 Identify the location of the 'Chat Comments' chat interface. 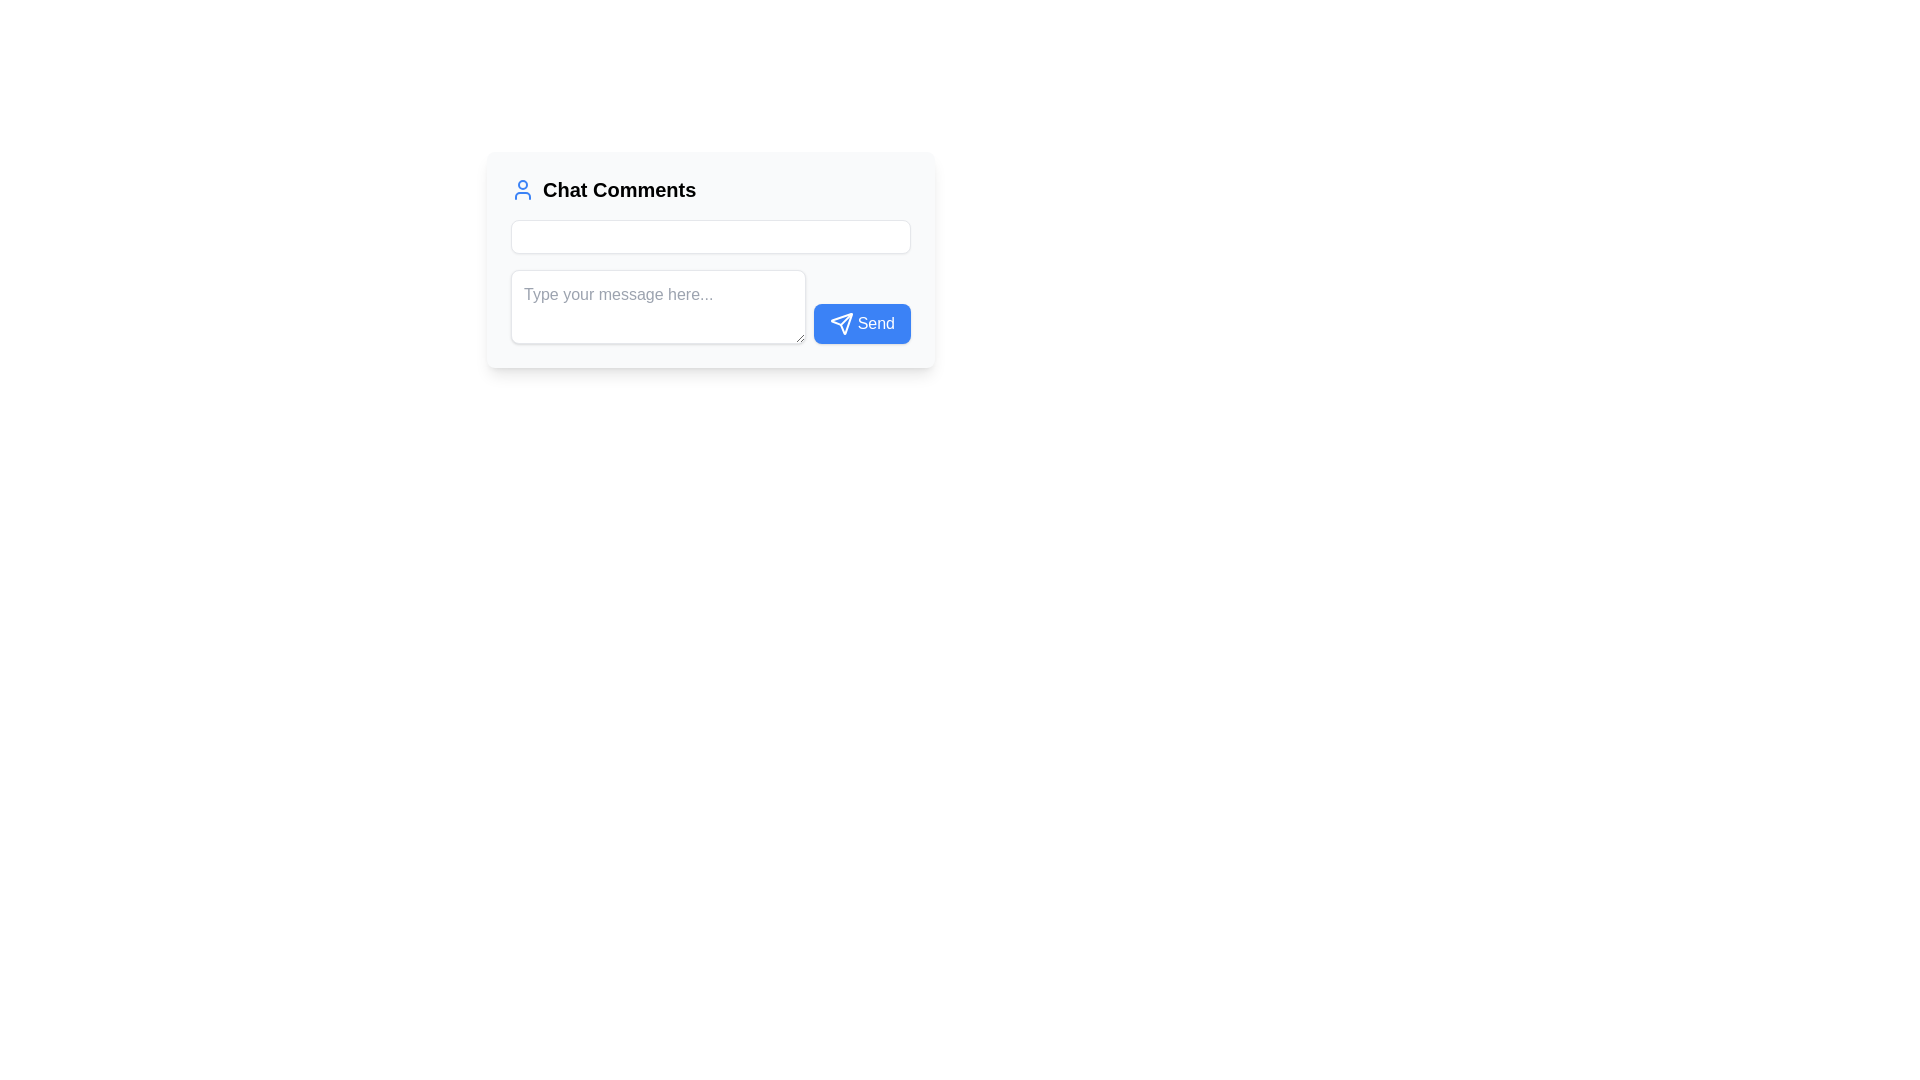
(710, 258).